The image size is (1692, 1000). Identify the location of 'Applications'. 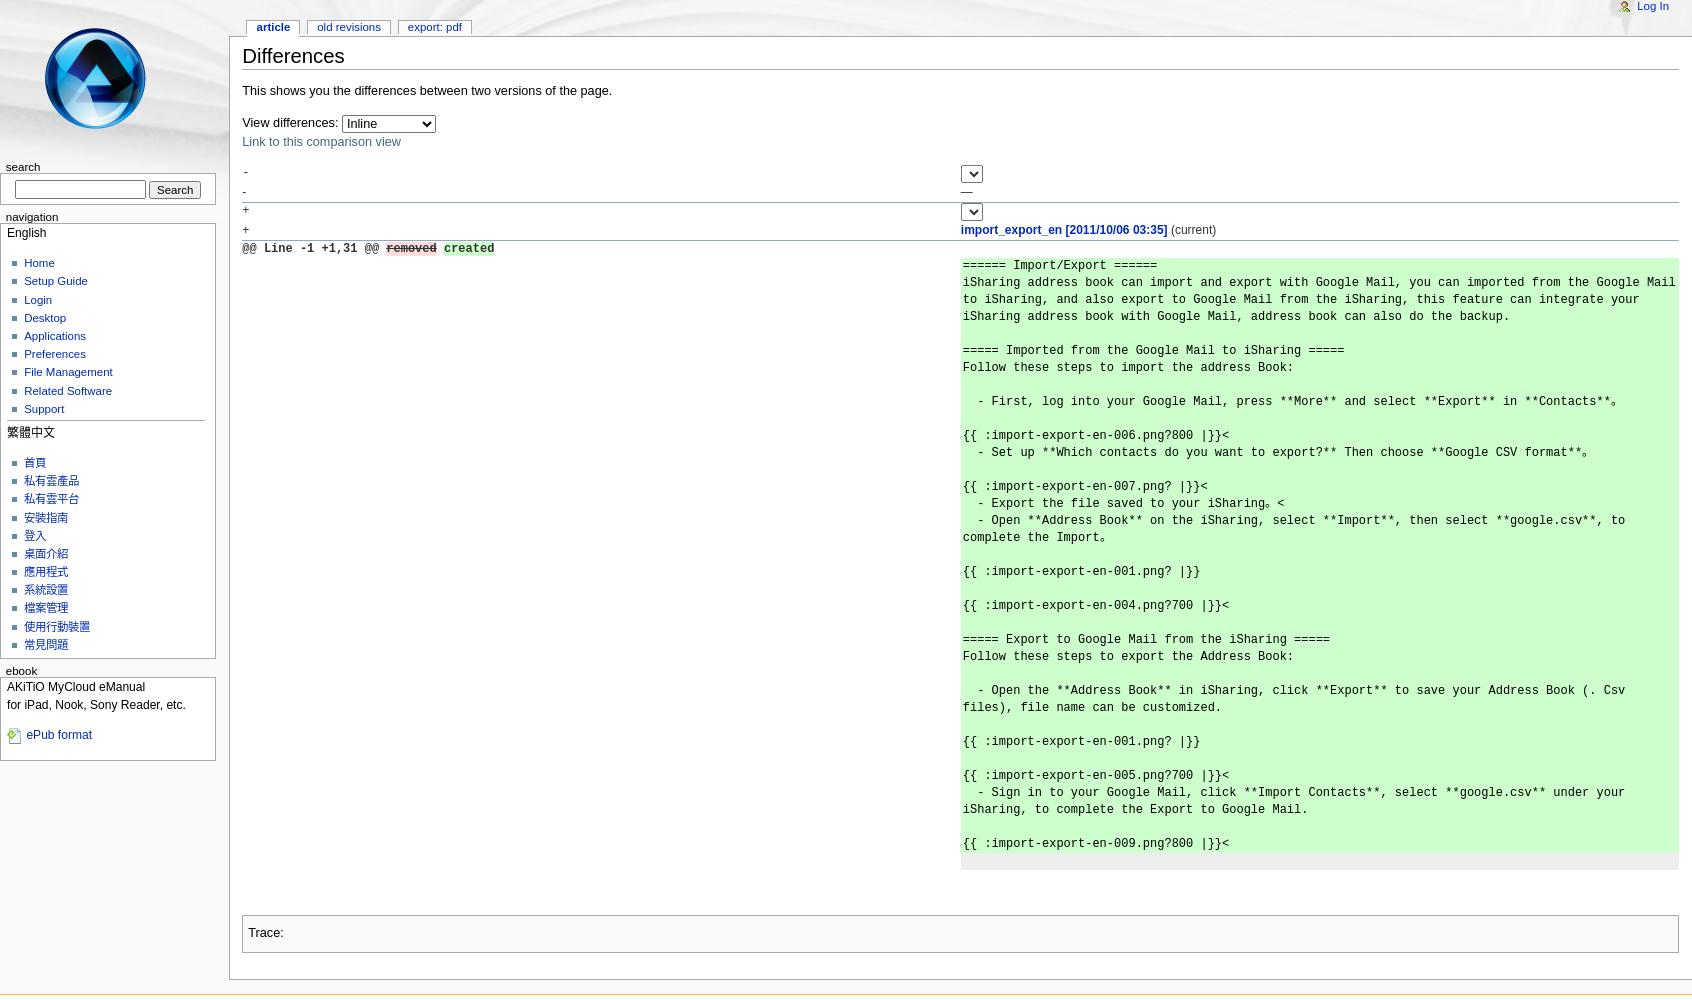
(53, 335).